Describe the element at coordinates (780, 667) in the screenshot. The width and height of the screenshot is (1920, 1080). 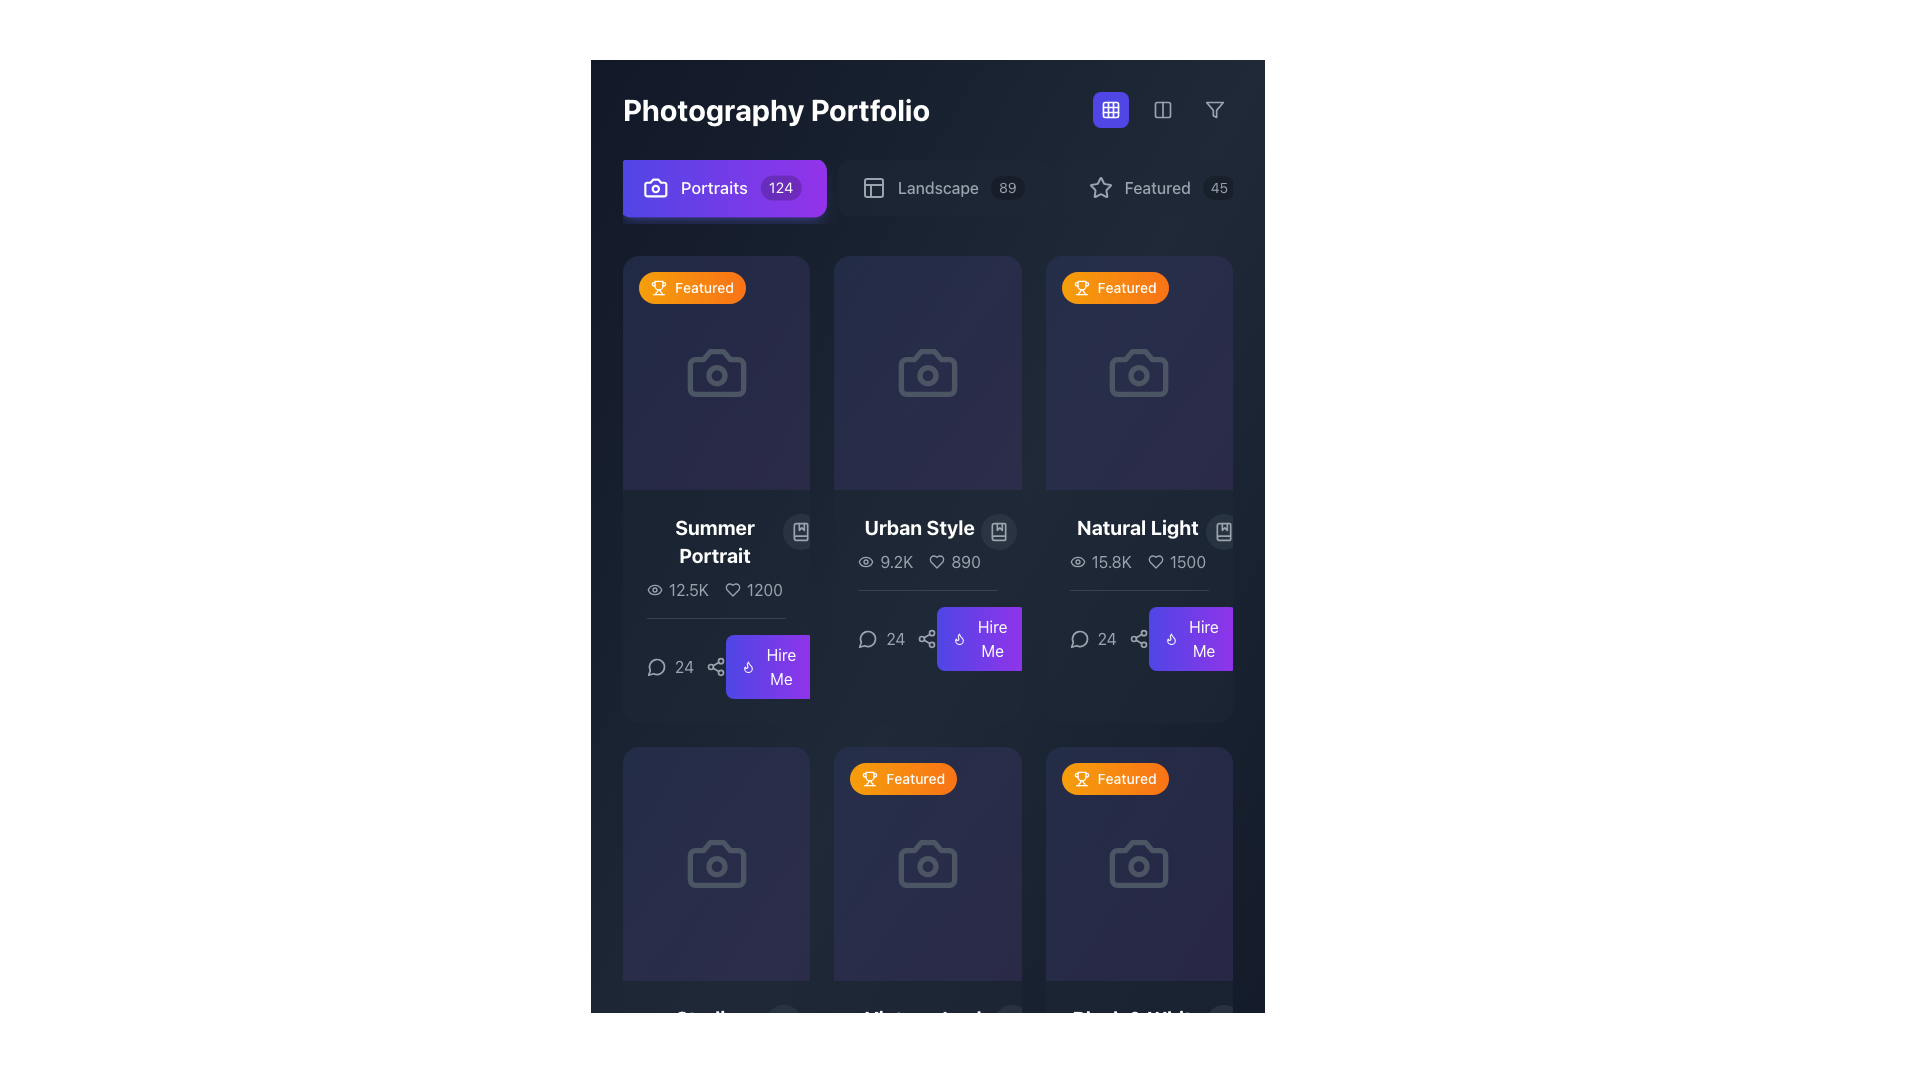
I see `the 'Hiring Request' text label within the 'Urban Style' portfolio card button` at that location.